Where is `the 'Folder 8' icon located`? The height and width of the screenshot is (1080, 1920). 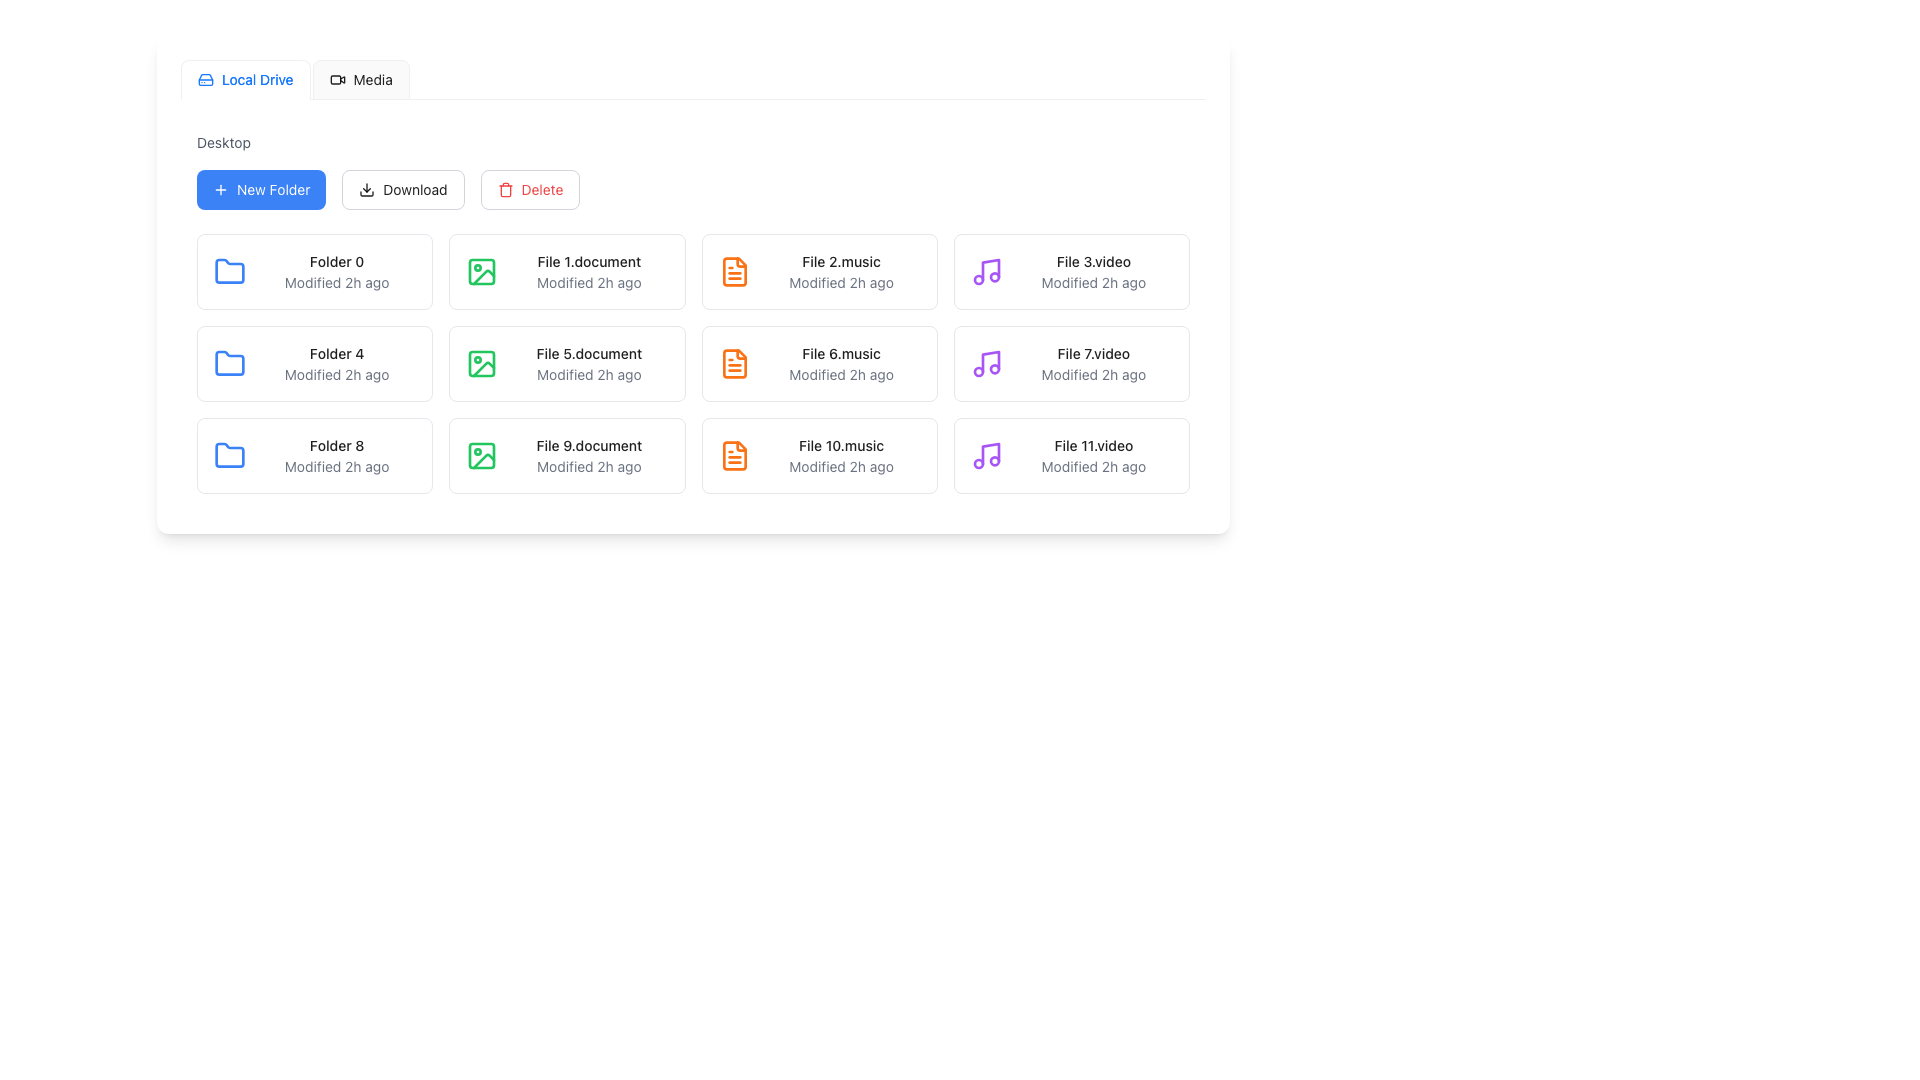 the 'Folder 8' icon located is located at coordinates (230, 455).